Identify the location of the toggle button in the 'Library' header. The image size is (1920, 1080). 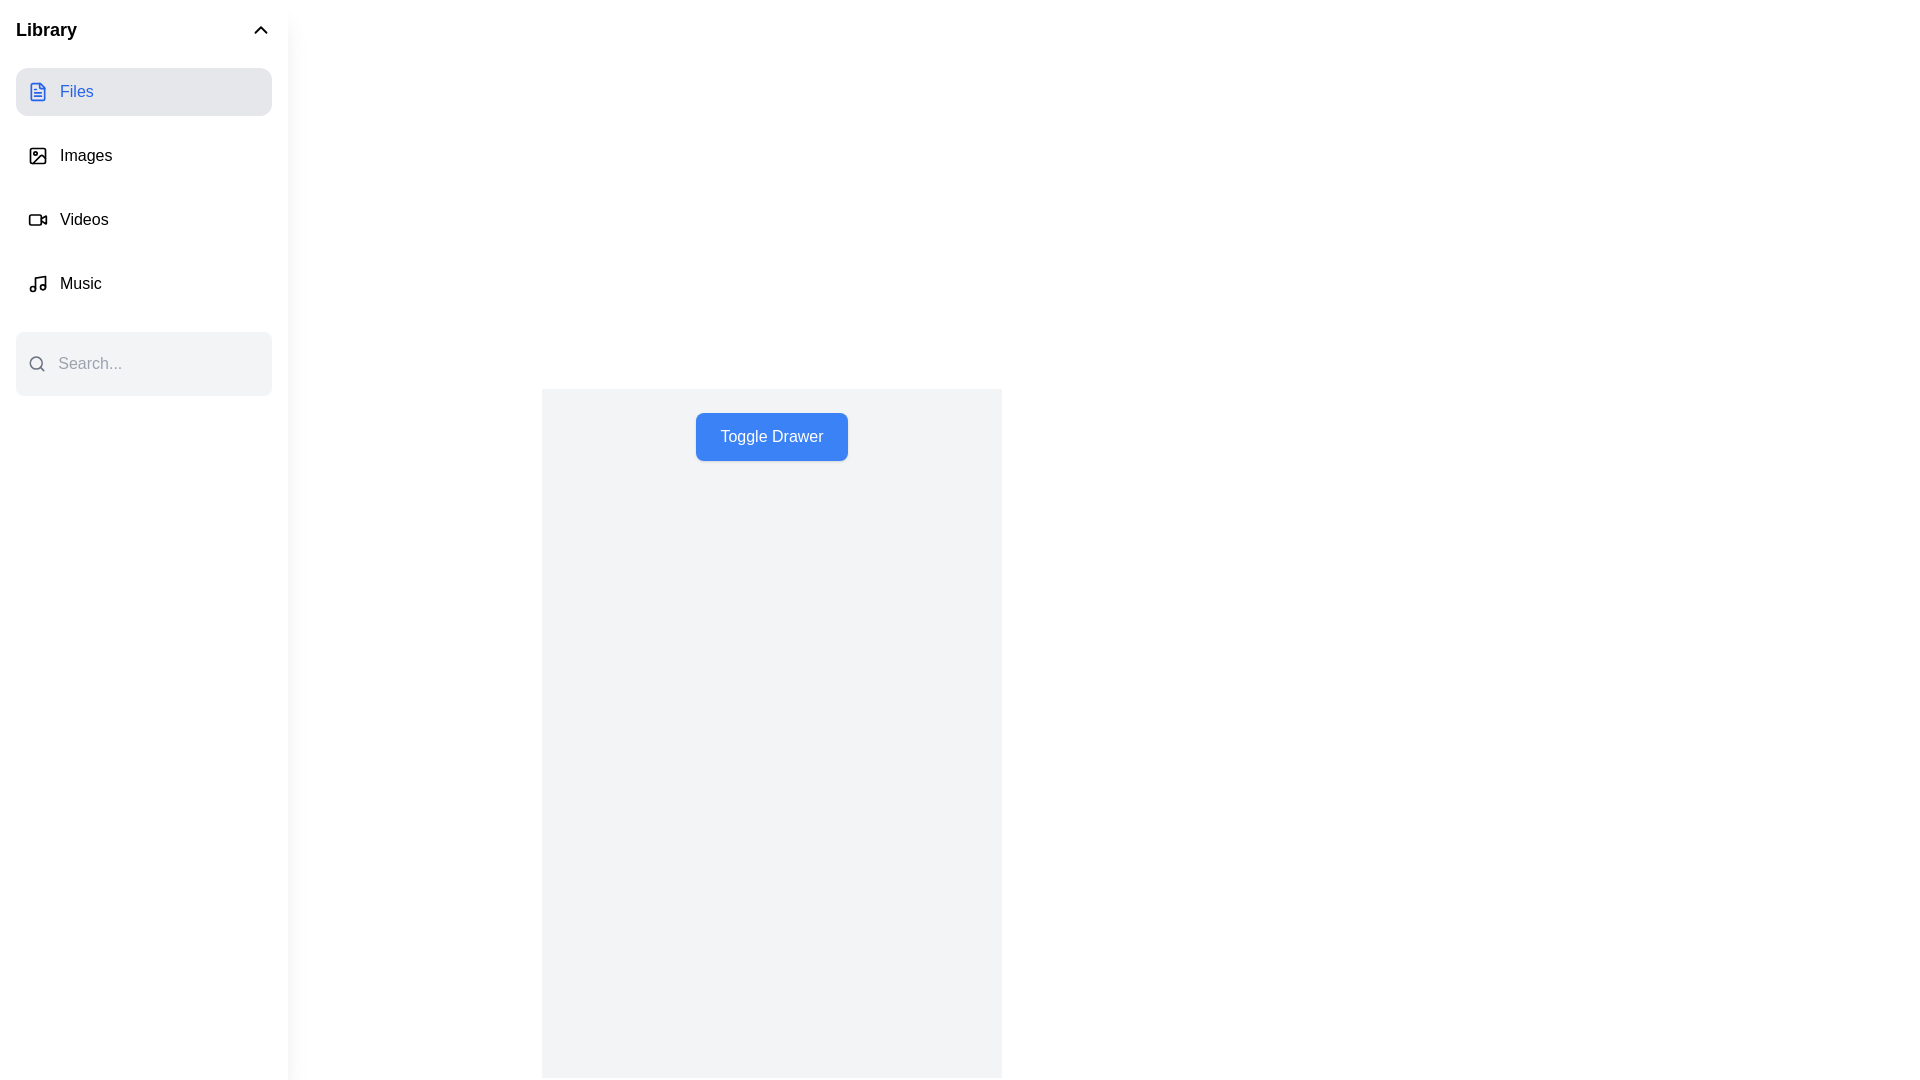
(259, 30).